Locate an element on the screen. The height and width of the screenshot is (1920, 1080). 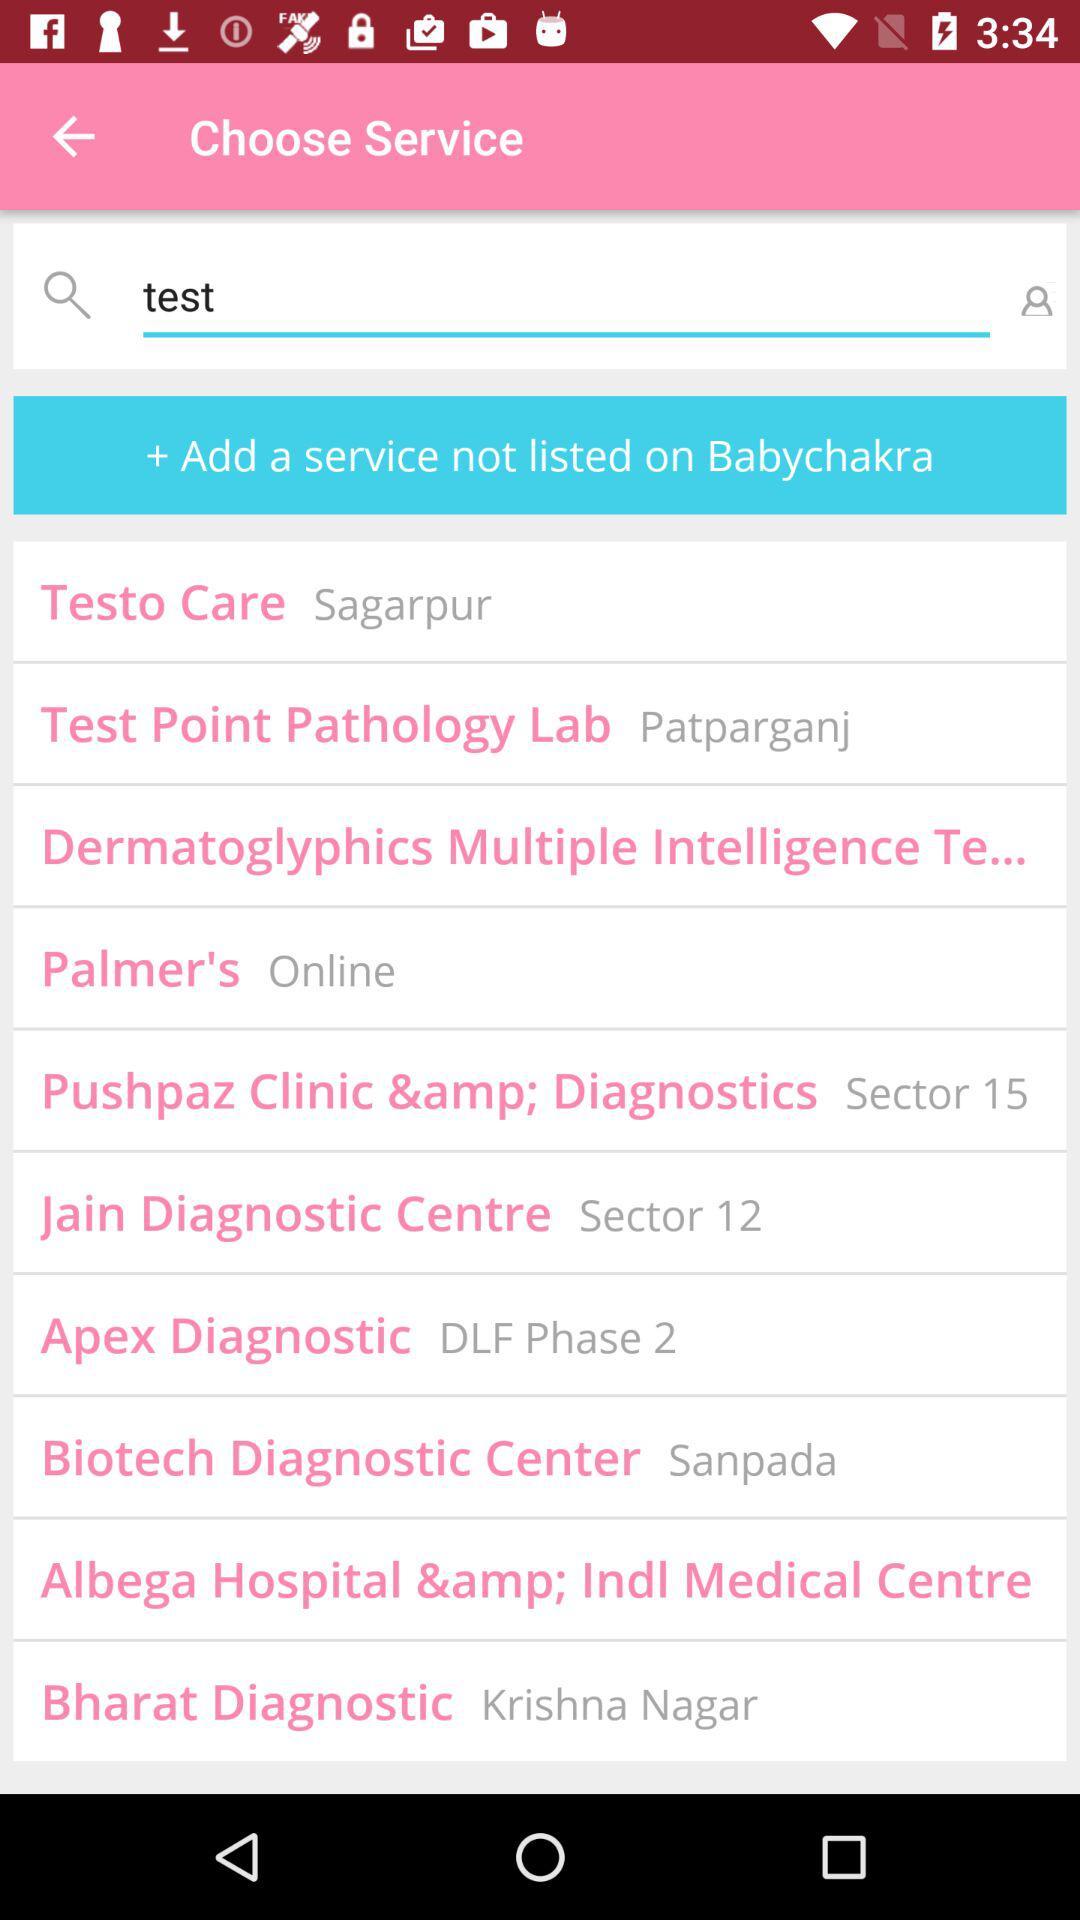
the item to the right of test is located at coordinates (1033, 295).